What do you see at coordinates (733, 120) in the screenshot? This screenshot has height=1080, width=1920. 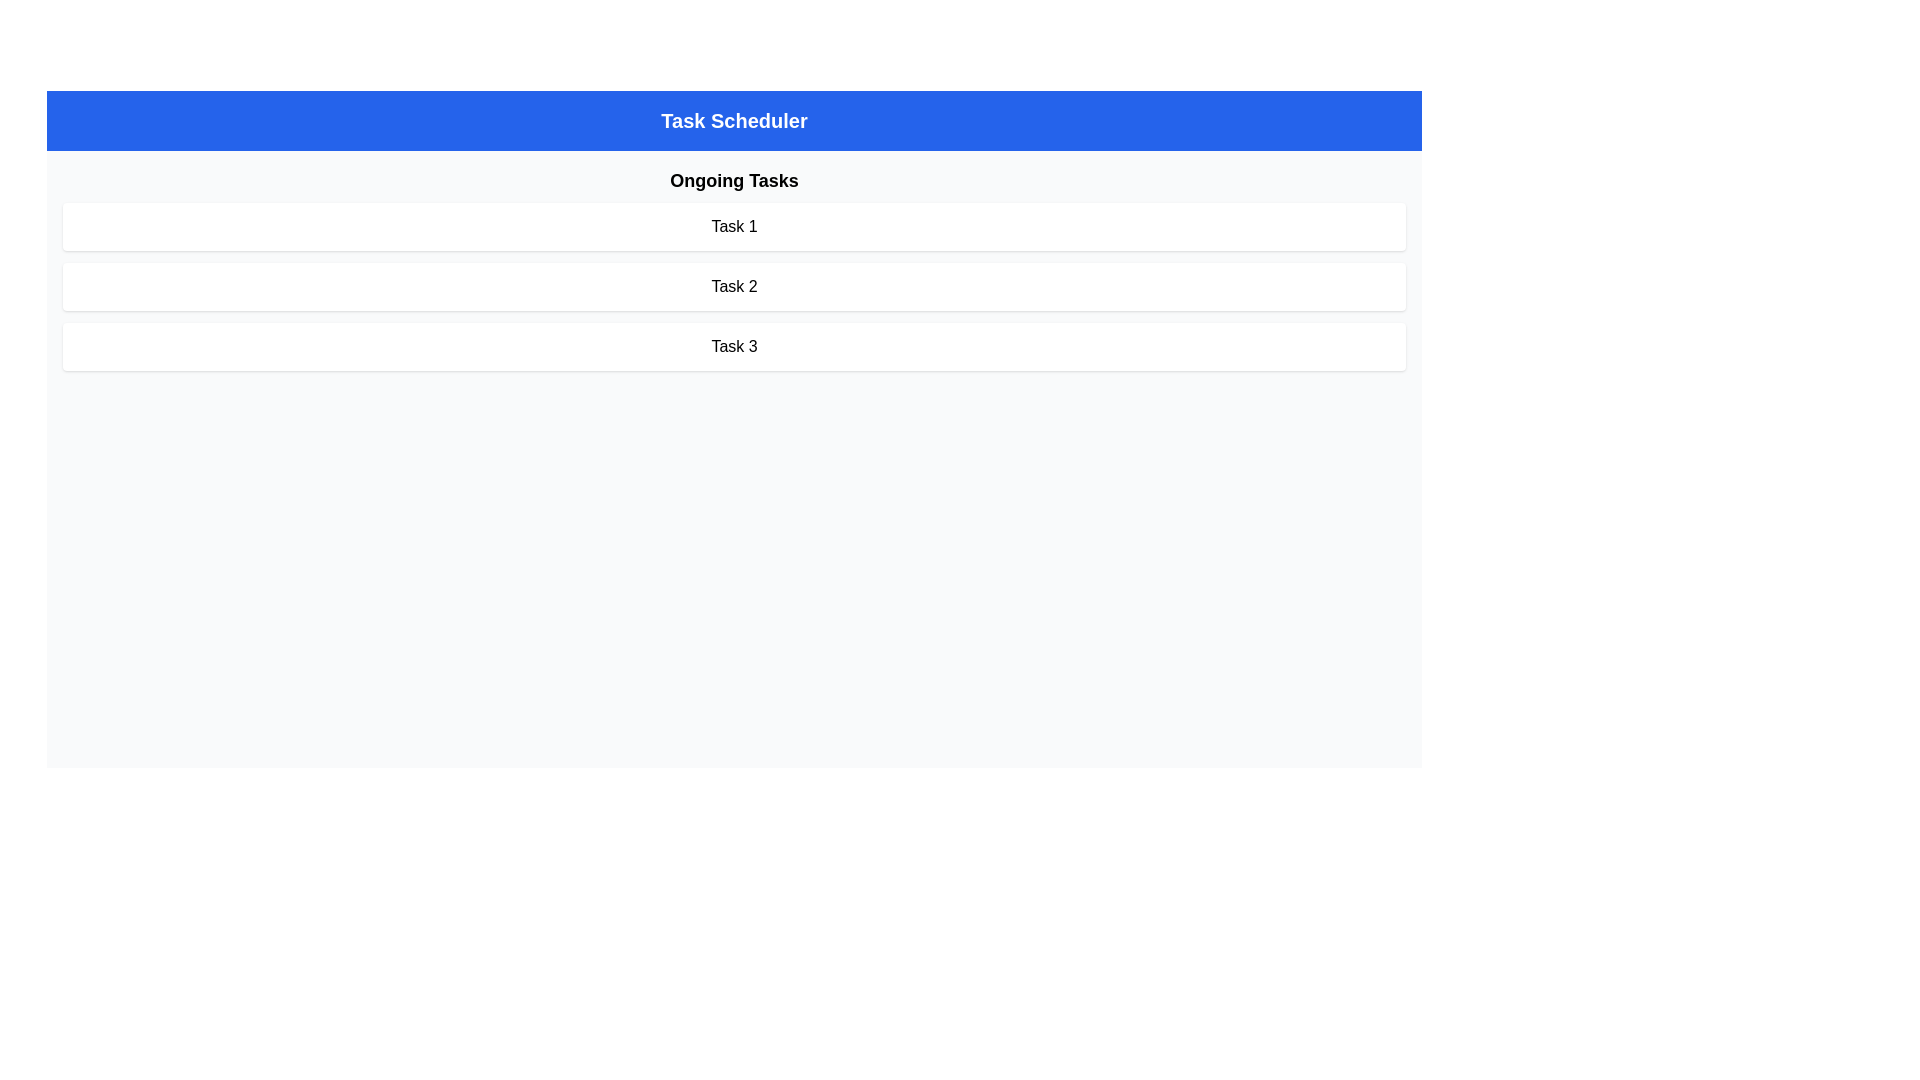 I see `the page context` at bounding box center [733, 120].